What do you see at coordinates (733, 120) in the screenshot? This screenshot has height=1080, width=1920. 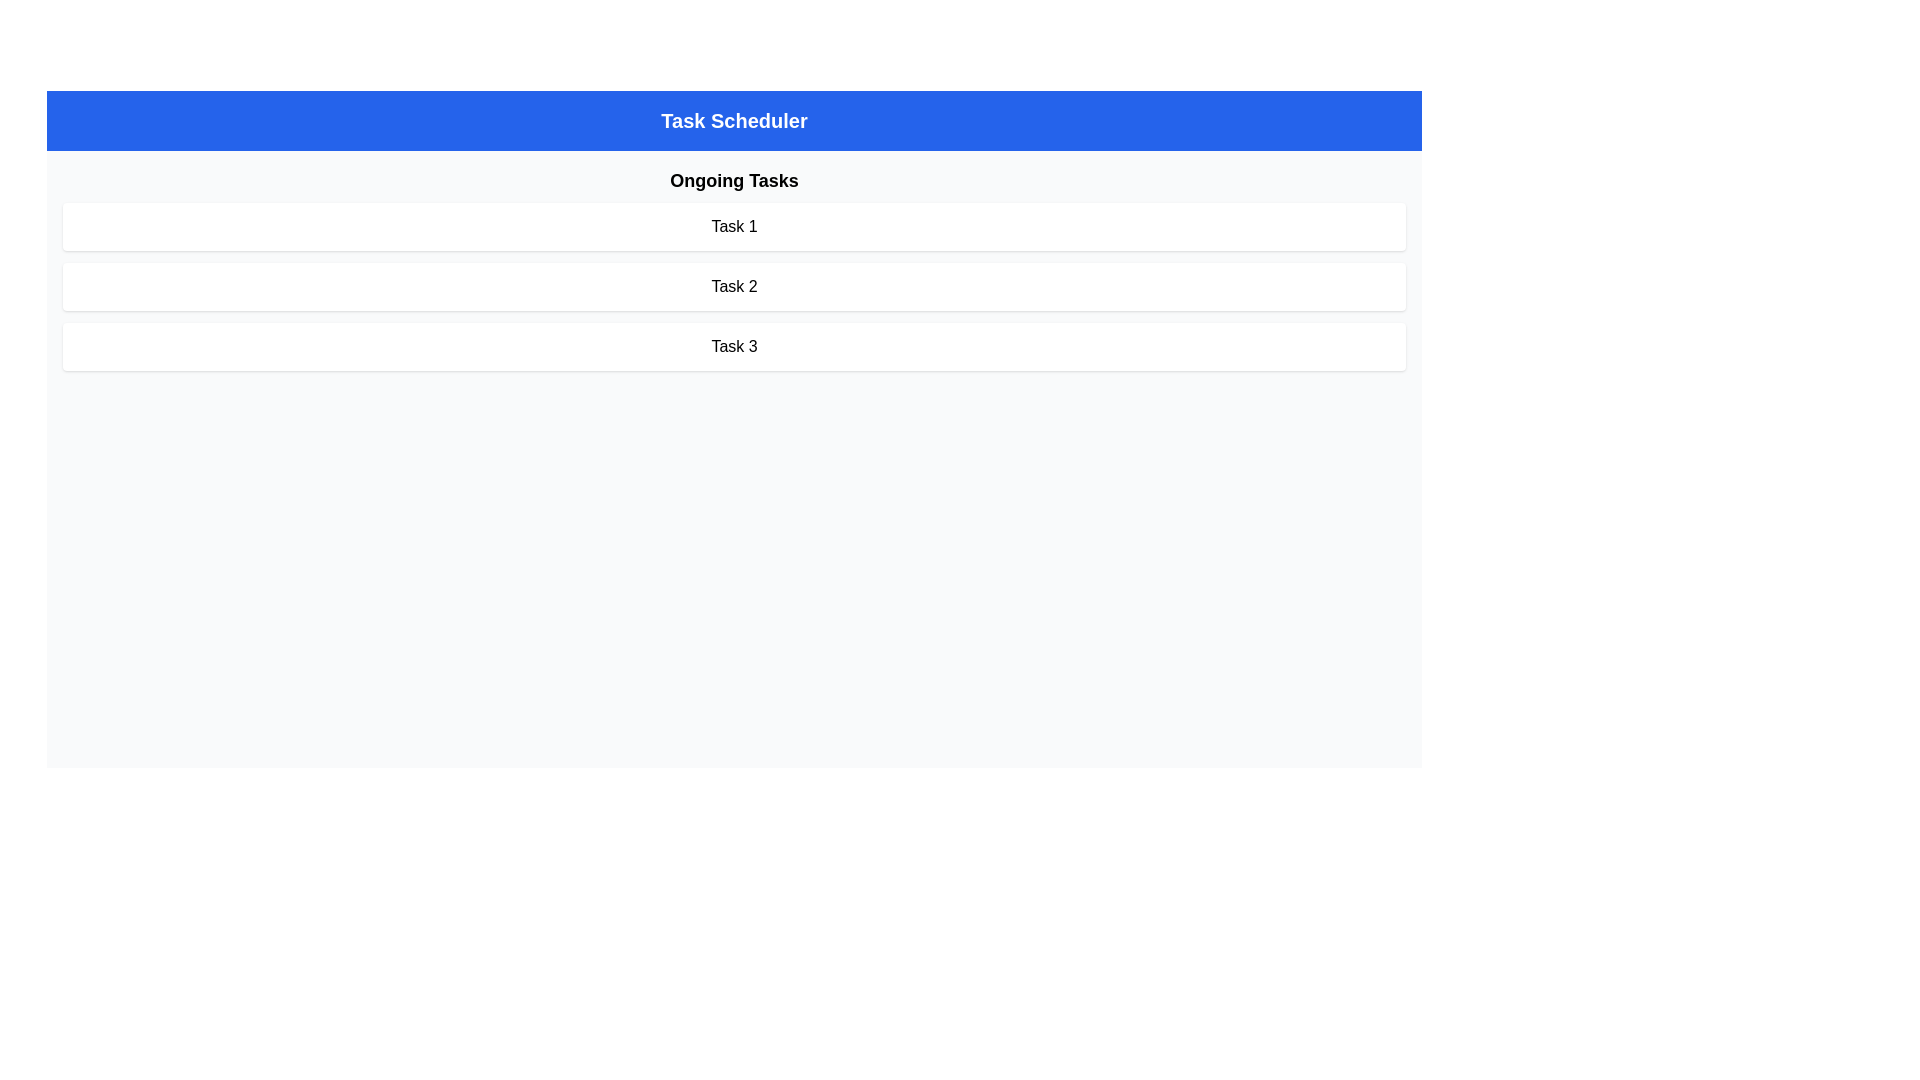 I see `the page context` at bounding box center [733, 120].